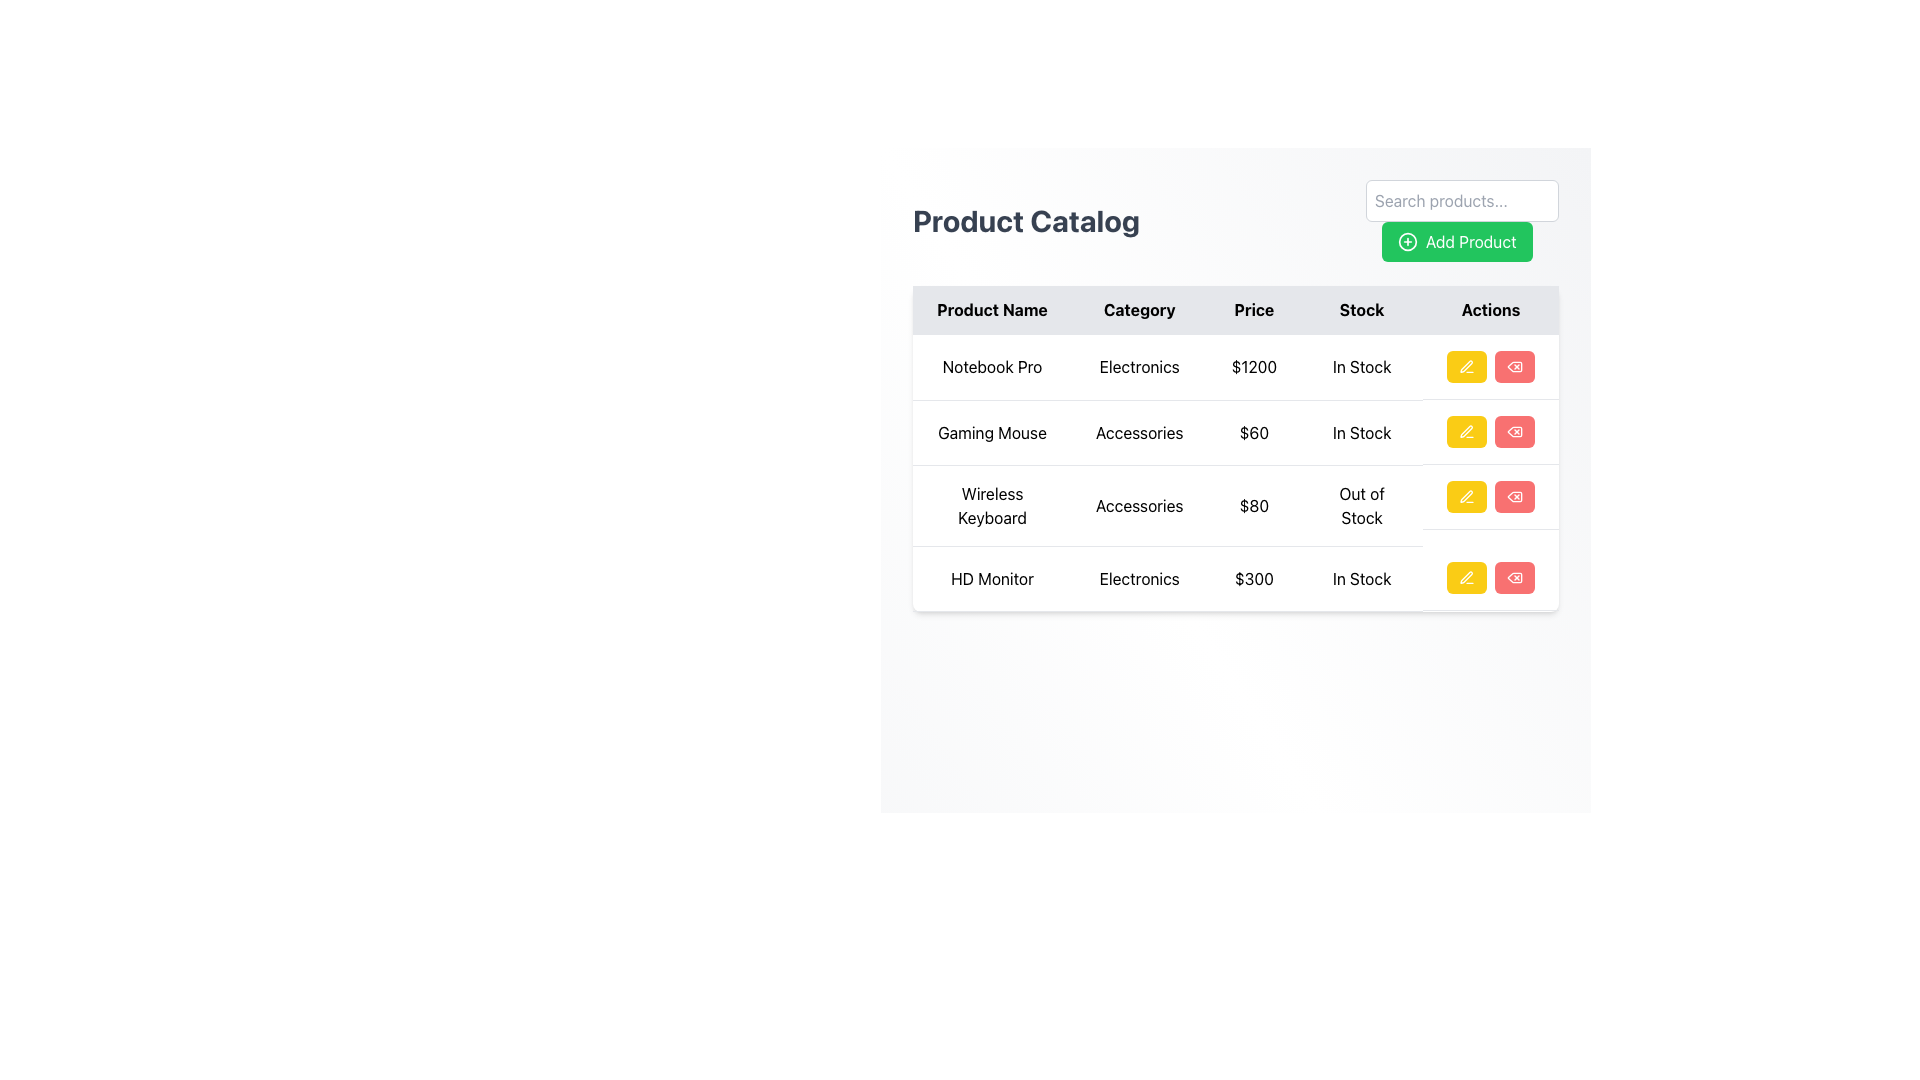  Describe the element at coordinates (1253, 504) in the screenshot. I see `the Text Label displaying the price '$80' for the product 'Wireless Keyboard', which is located in the 'Price' column of the table` at that location.